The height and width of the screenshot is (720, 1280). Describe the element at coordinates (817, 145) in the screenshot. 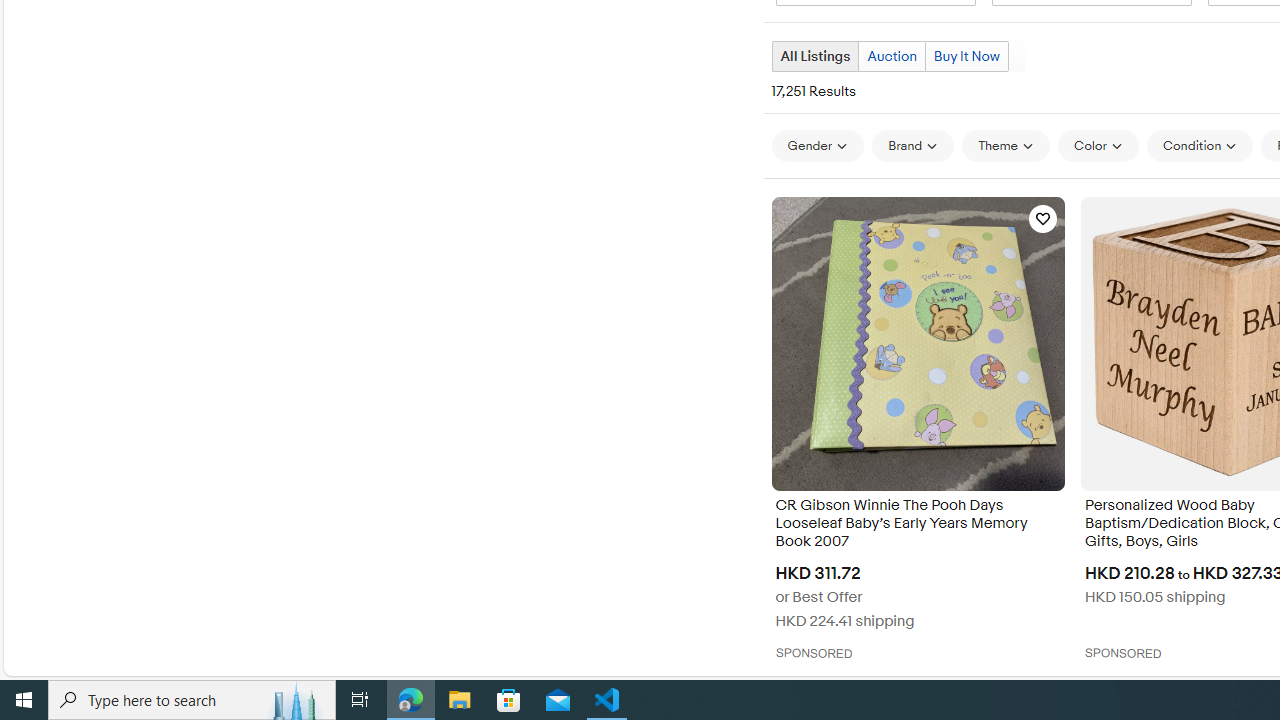

I see `'Gender'` at that location.